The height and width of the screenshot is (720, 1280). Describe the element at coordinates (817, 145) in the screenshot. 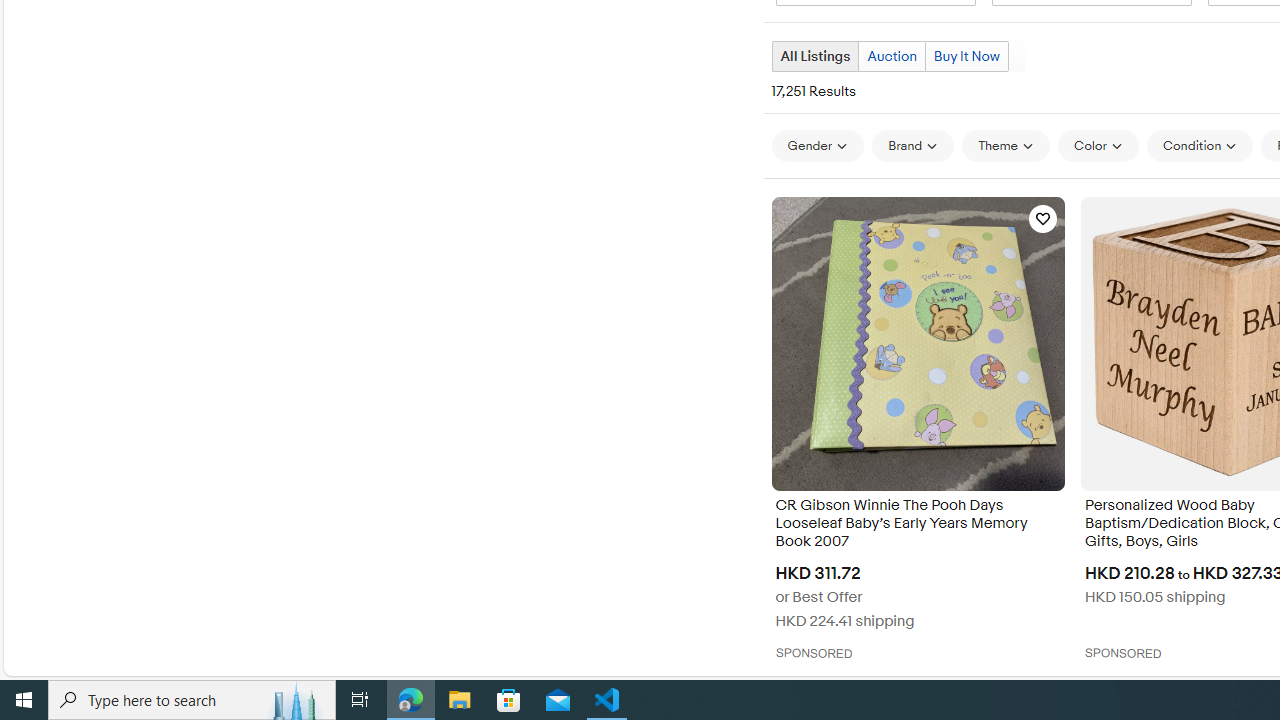

I see `'Gender'` at that location.